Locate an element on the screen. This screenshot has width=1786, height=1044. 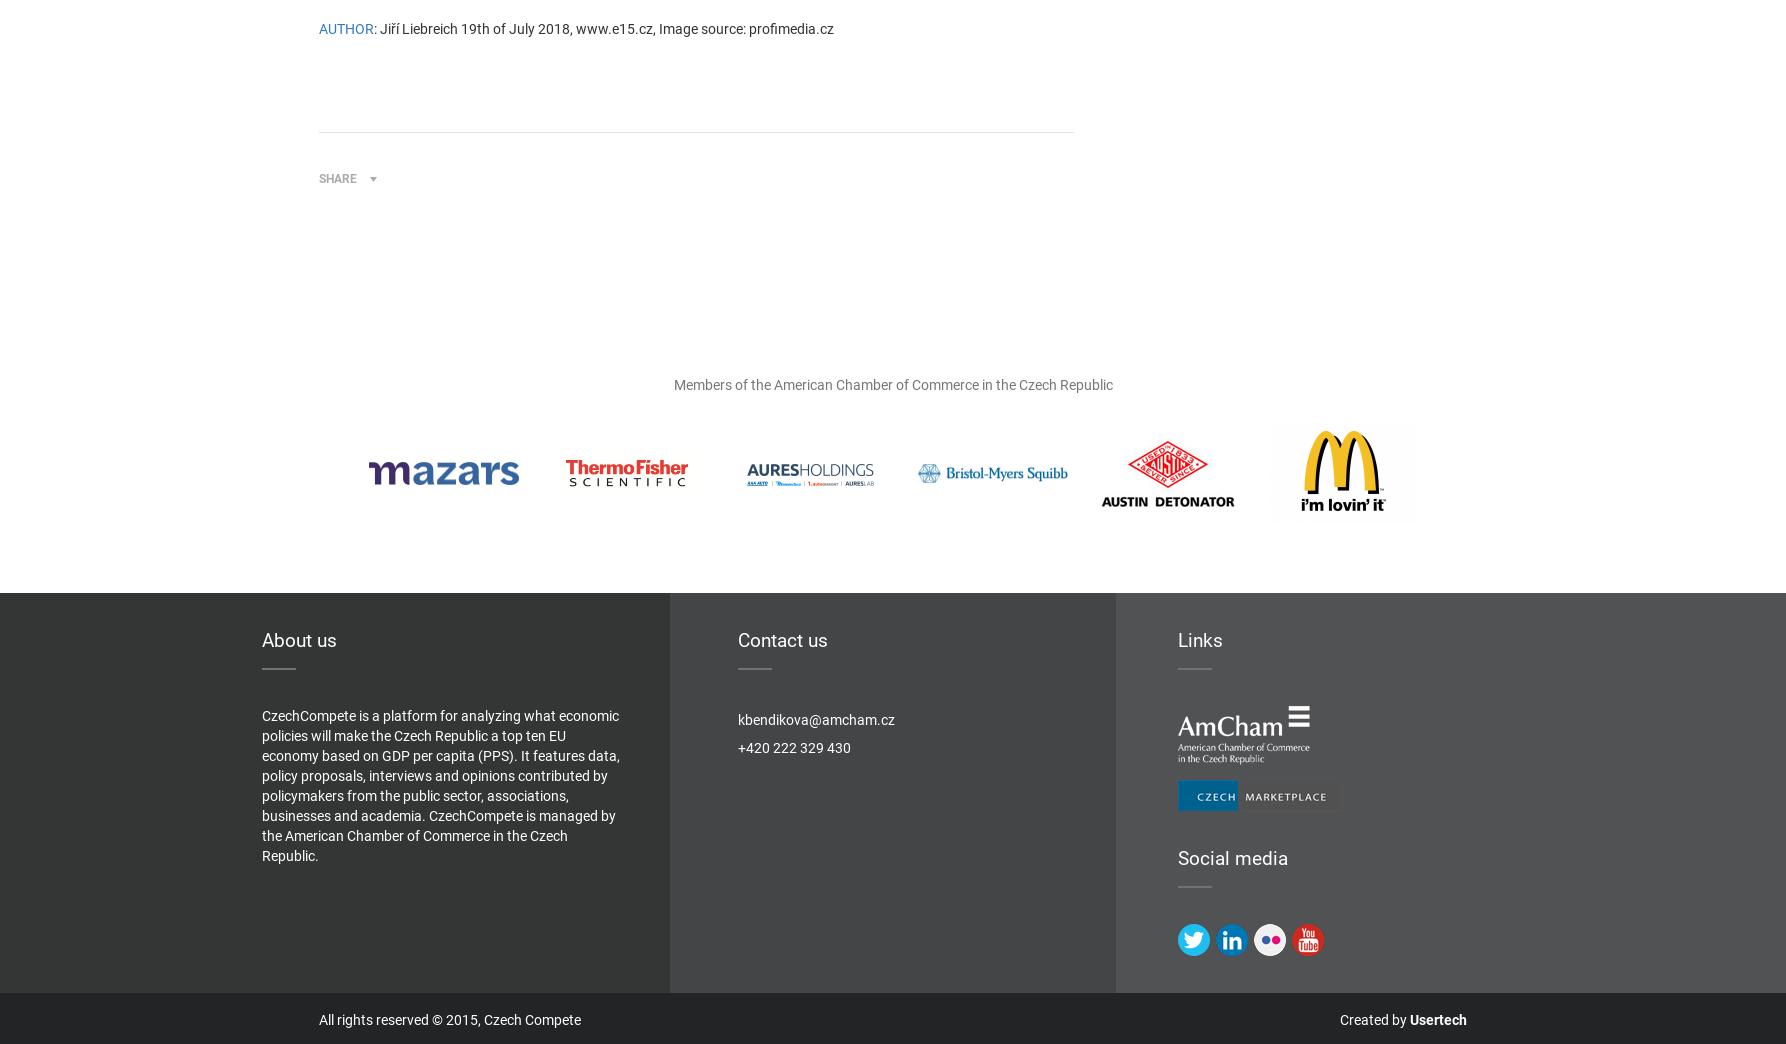
'About us' is located at coordinates (298, 640).